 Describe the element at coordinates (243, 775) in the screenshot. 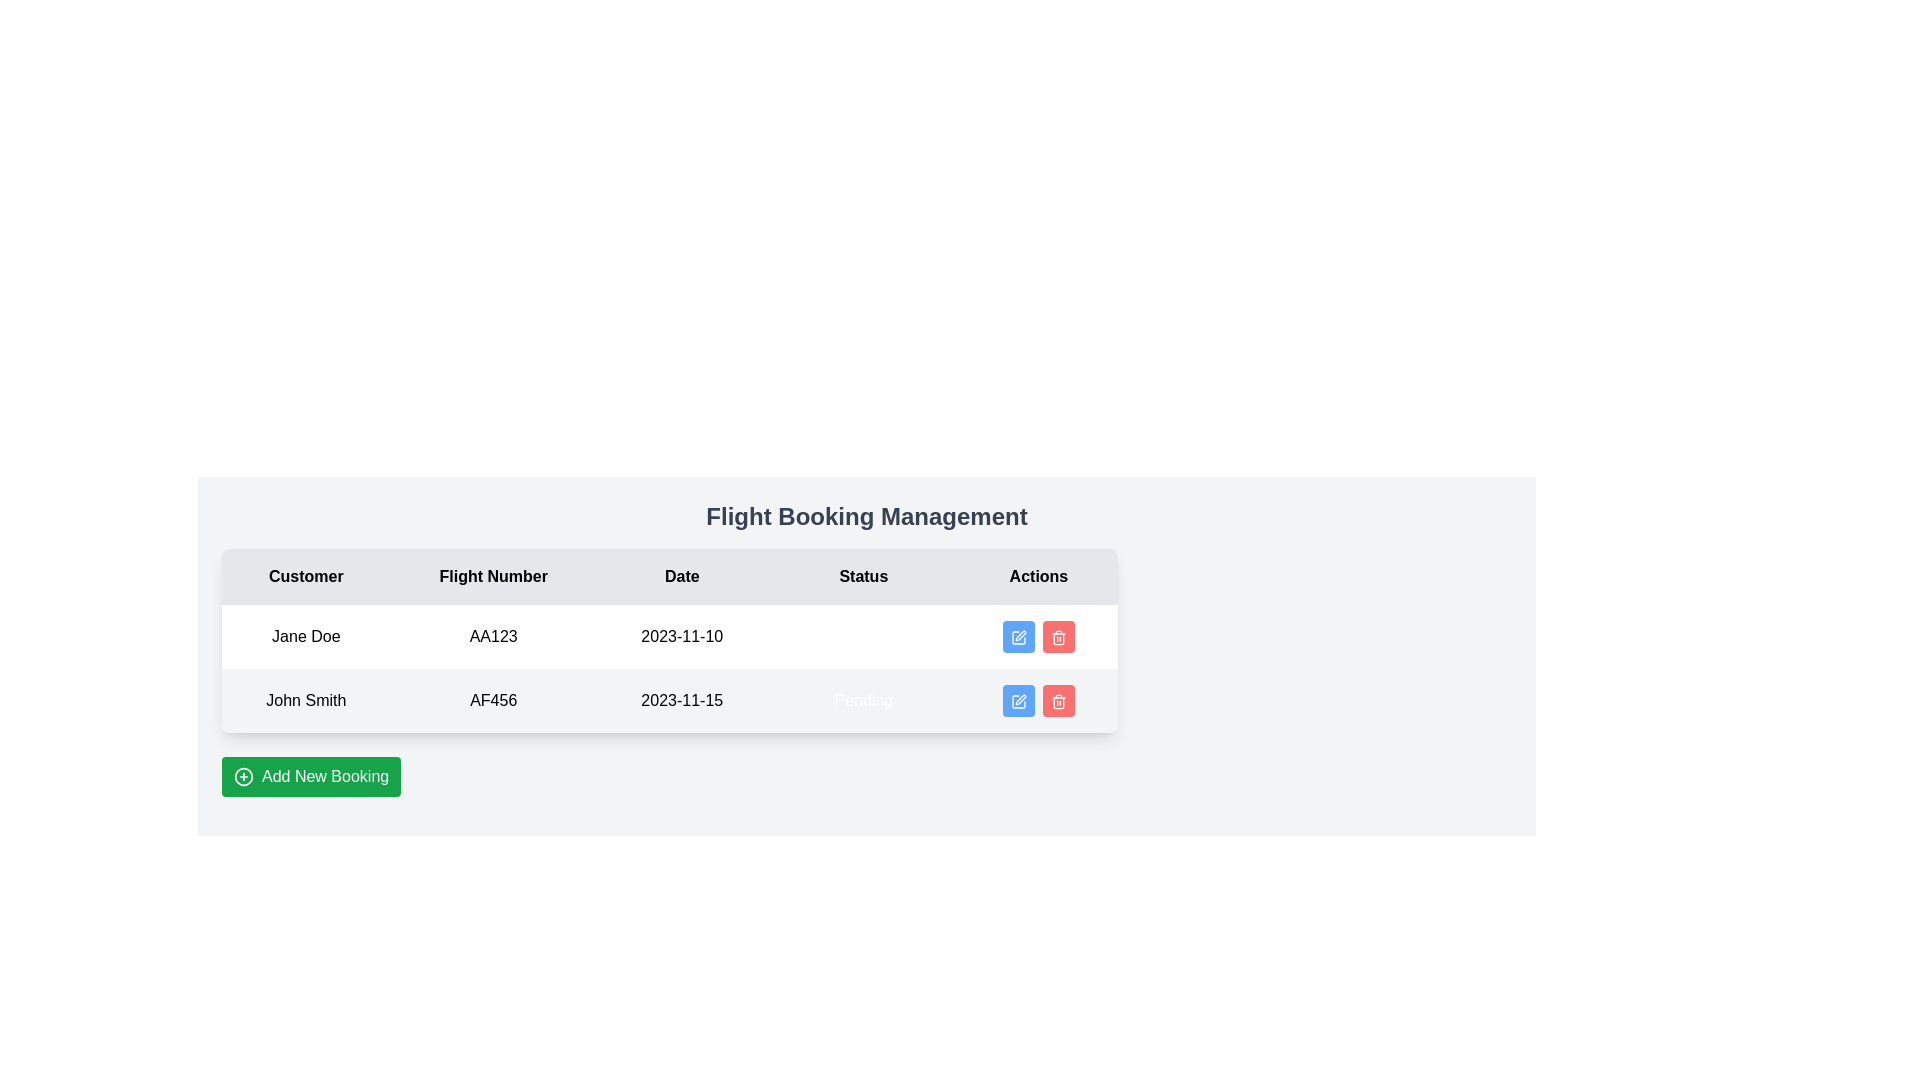

I see `the decorative circle element located to the left of the 'Add New Booking' button, which symbolizes an action of adding or creating something new` at that location.